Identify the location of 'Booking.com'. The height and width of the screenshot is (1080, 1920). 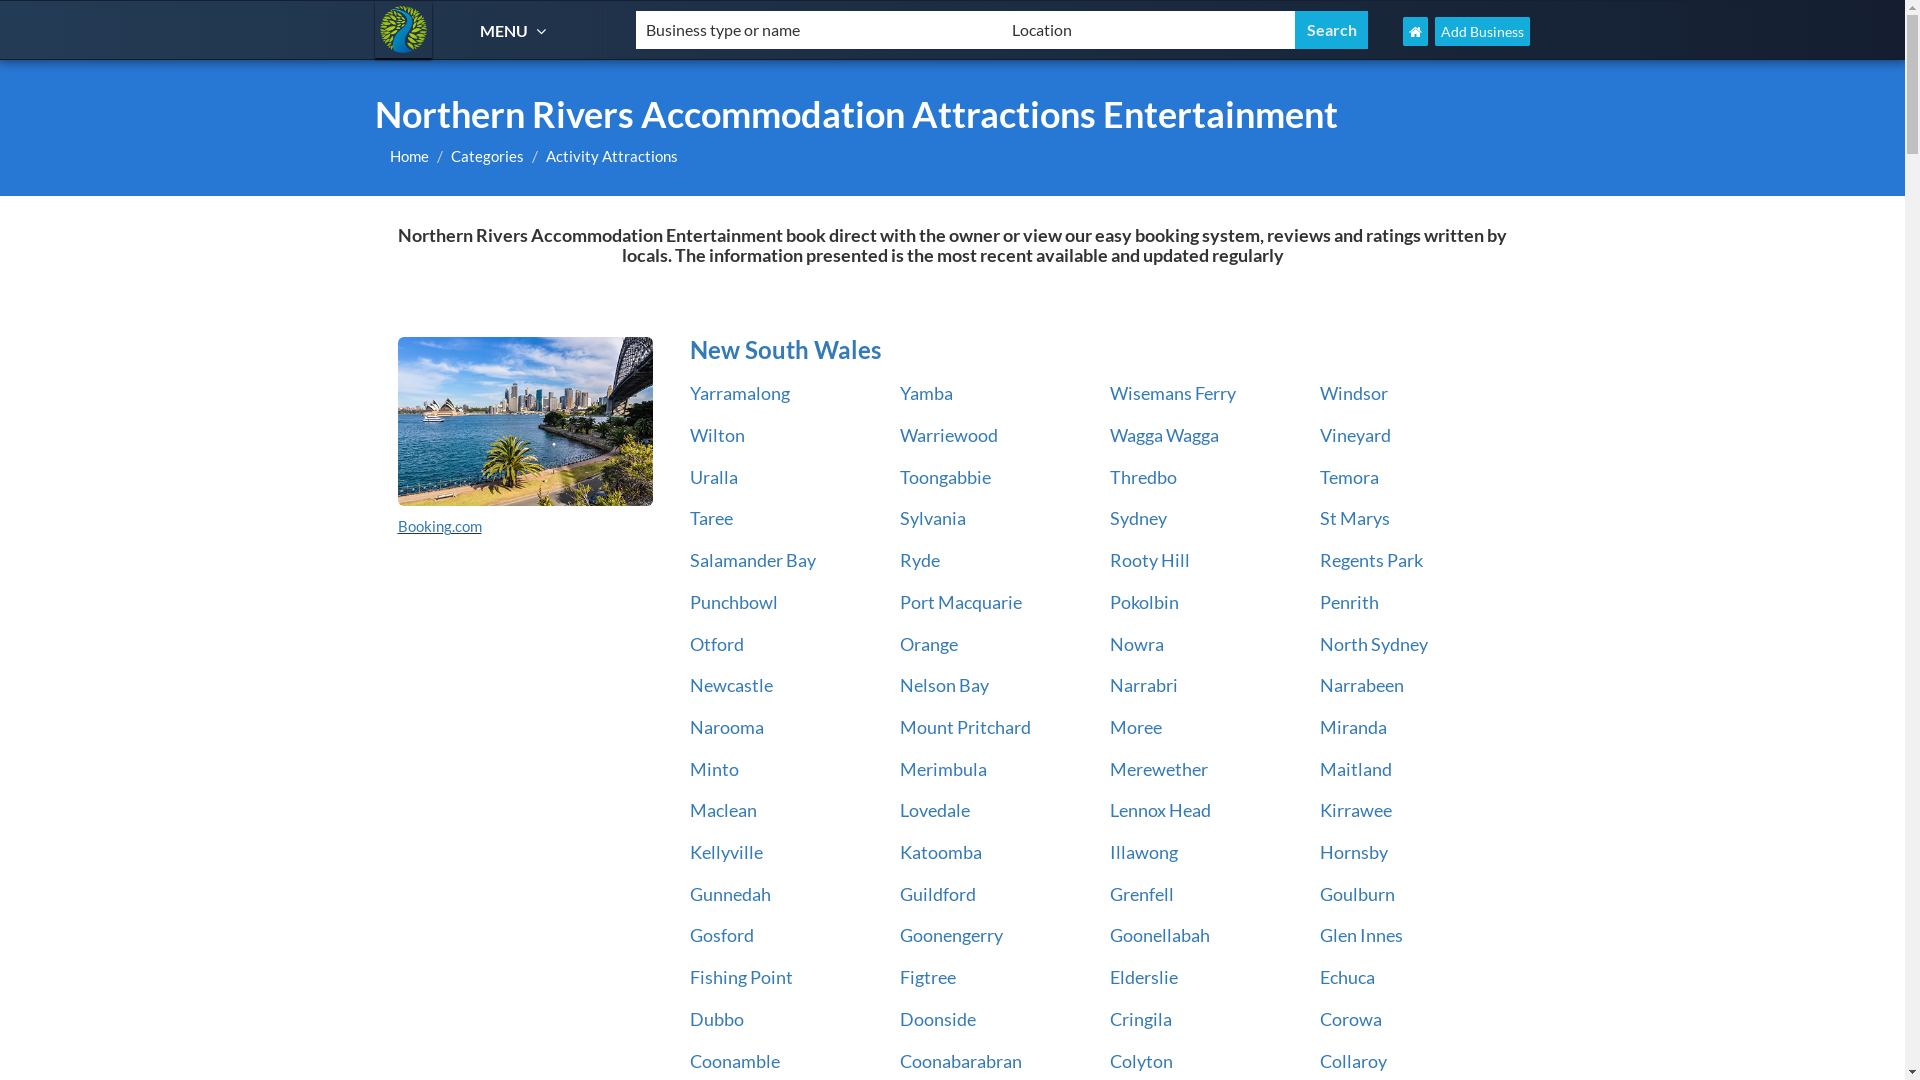
(439, 524).